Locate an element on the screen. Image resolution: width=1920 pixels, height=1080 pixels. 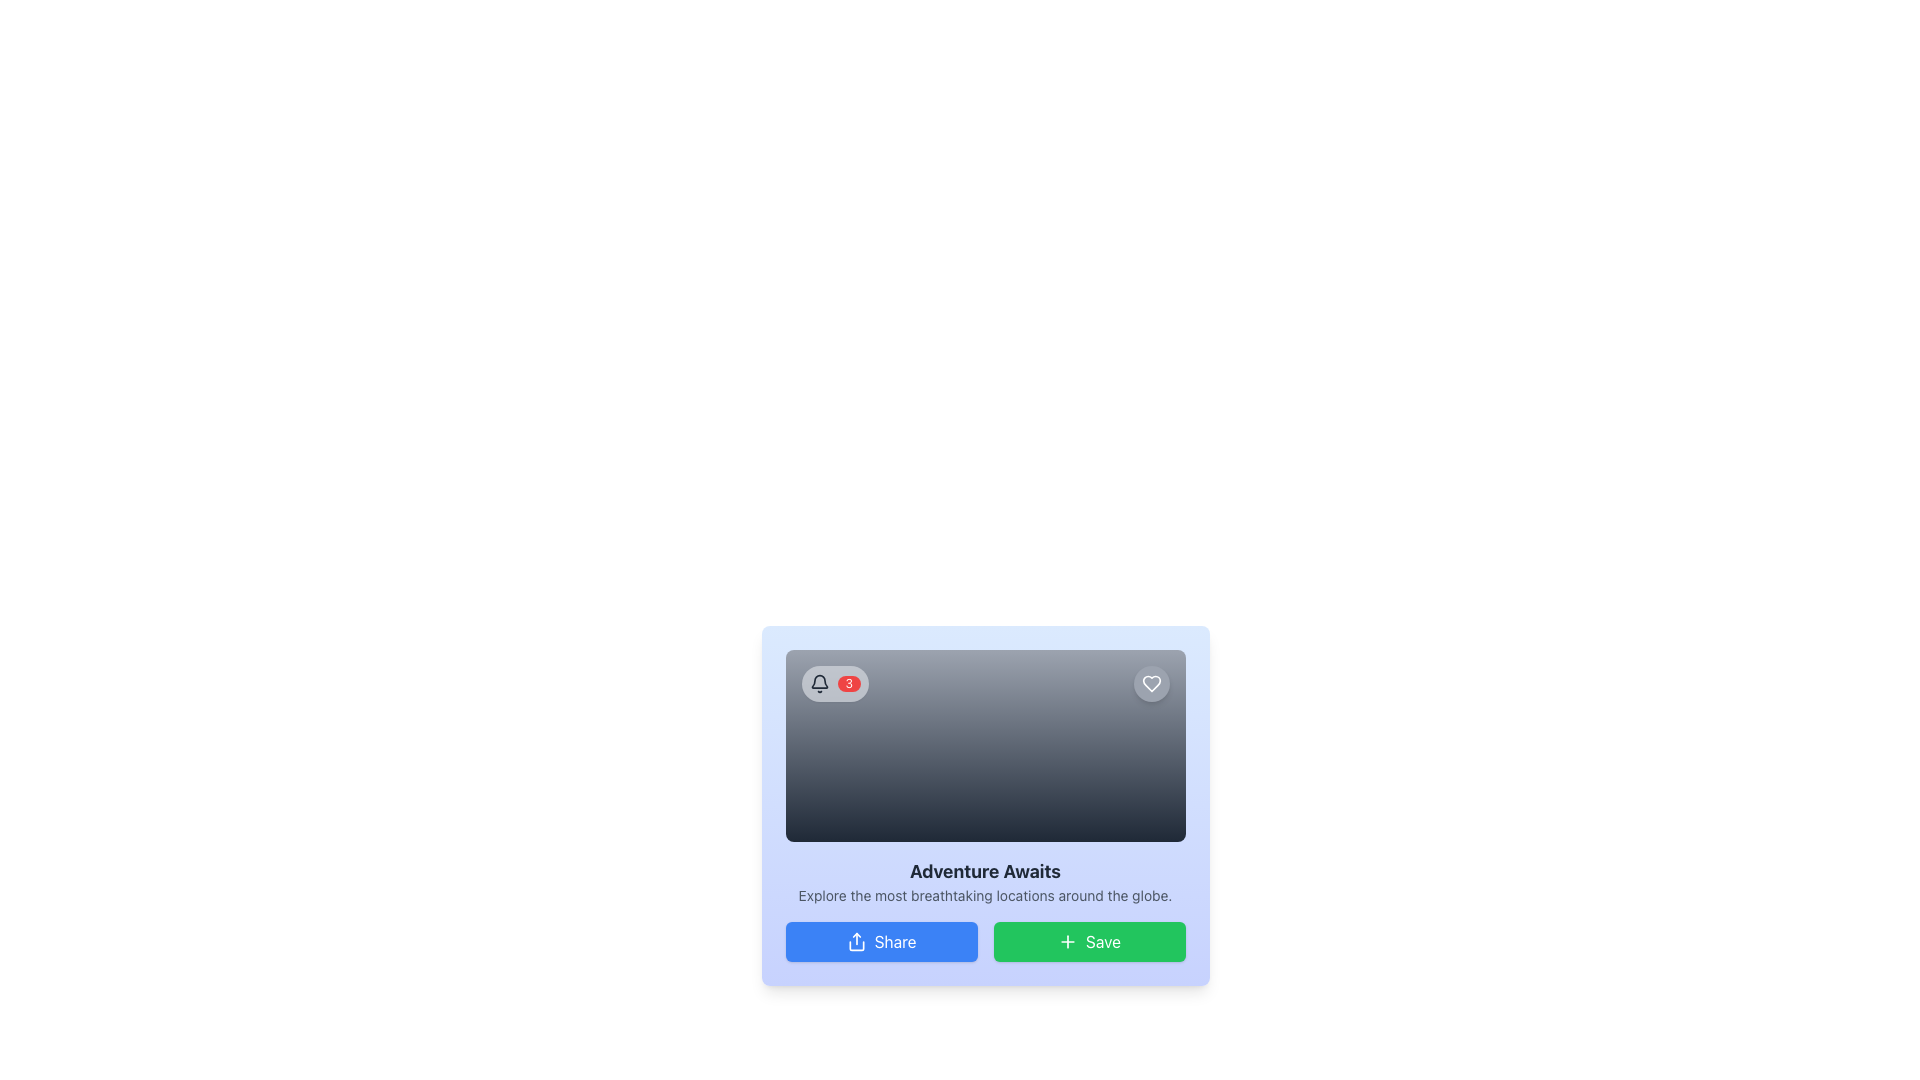
the heart-shaped icon located within the circular button in the top-right corner of the card UI is located at coordinates (1151, 682).